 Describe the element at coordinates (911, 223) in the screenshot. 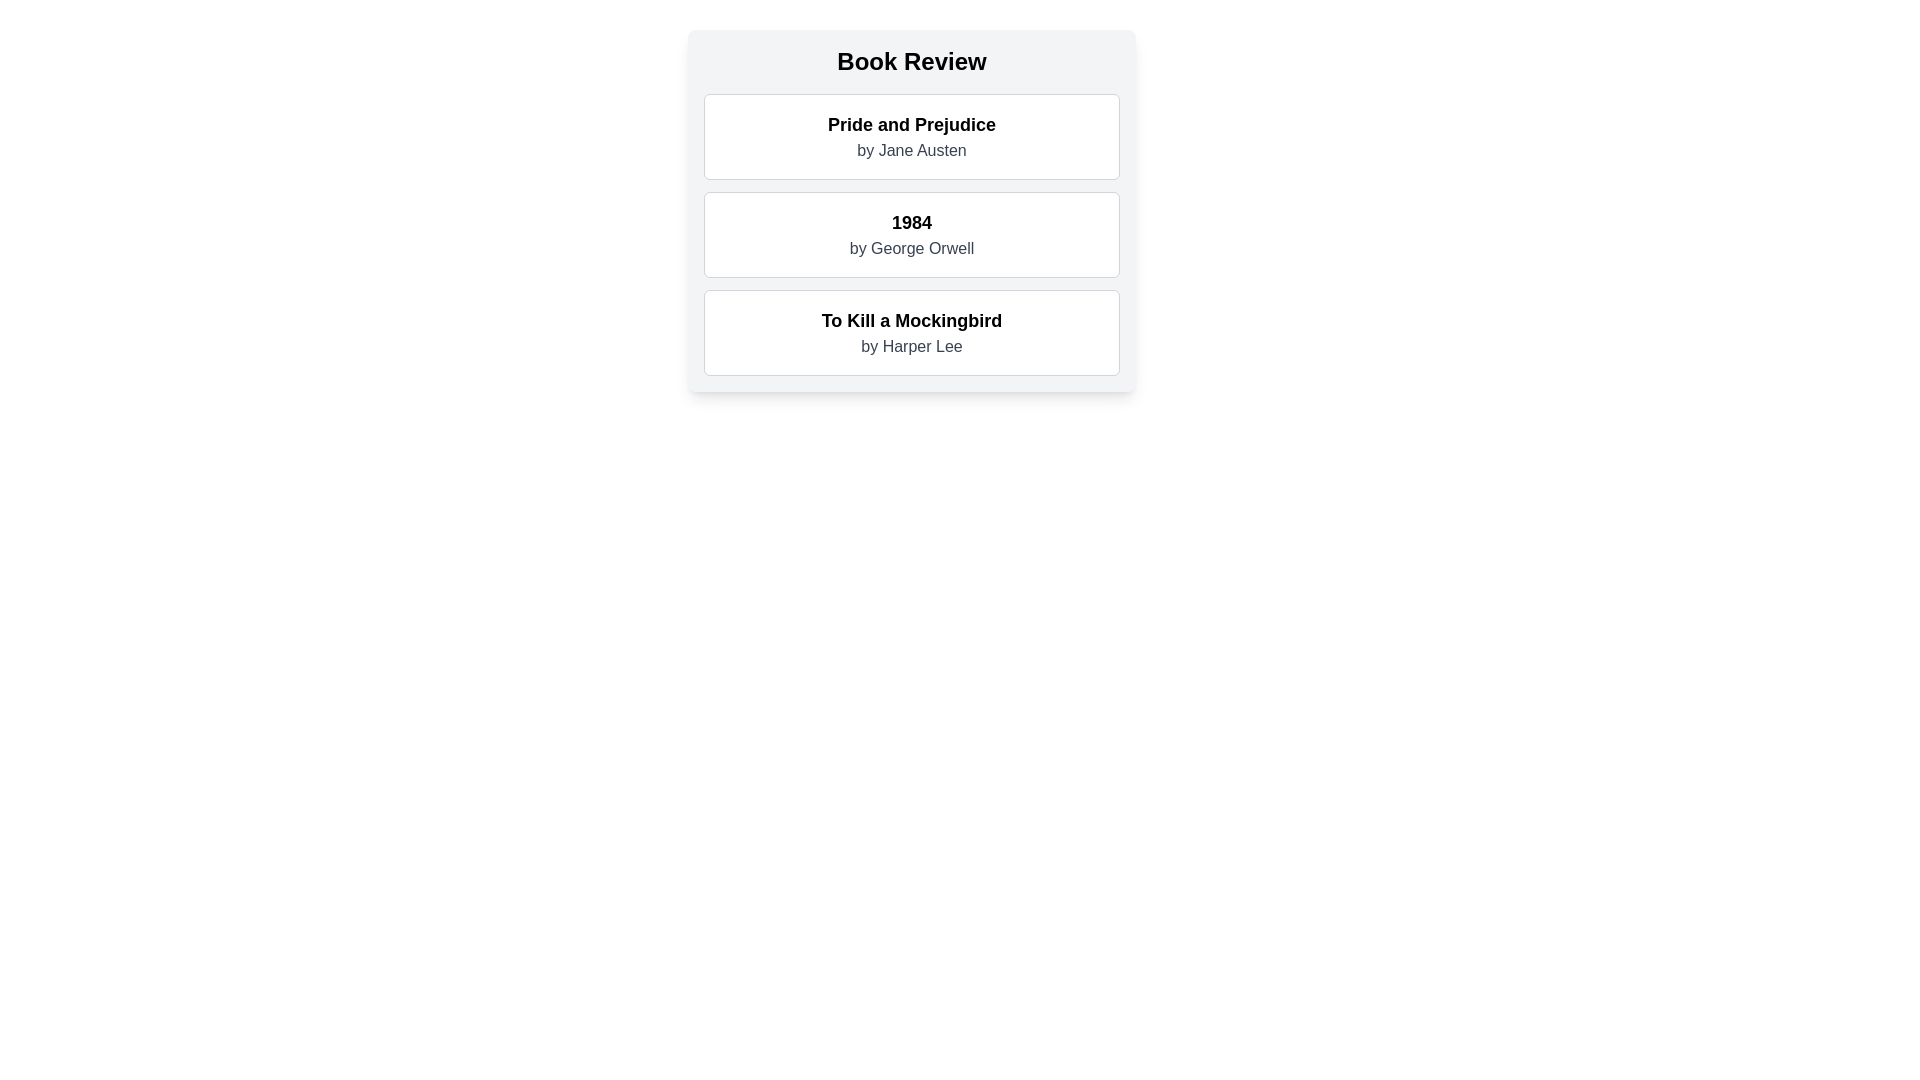

I see `the text label element titled '1984', which is depicted in bold and larger font style and is positioned above the subtitle 'by George Orwell' in the second section of the book items list` at that location.